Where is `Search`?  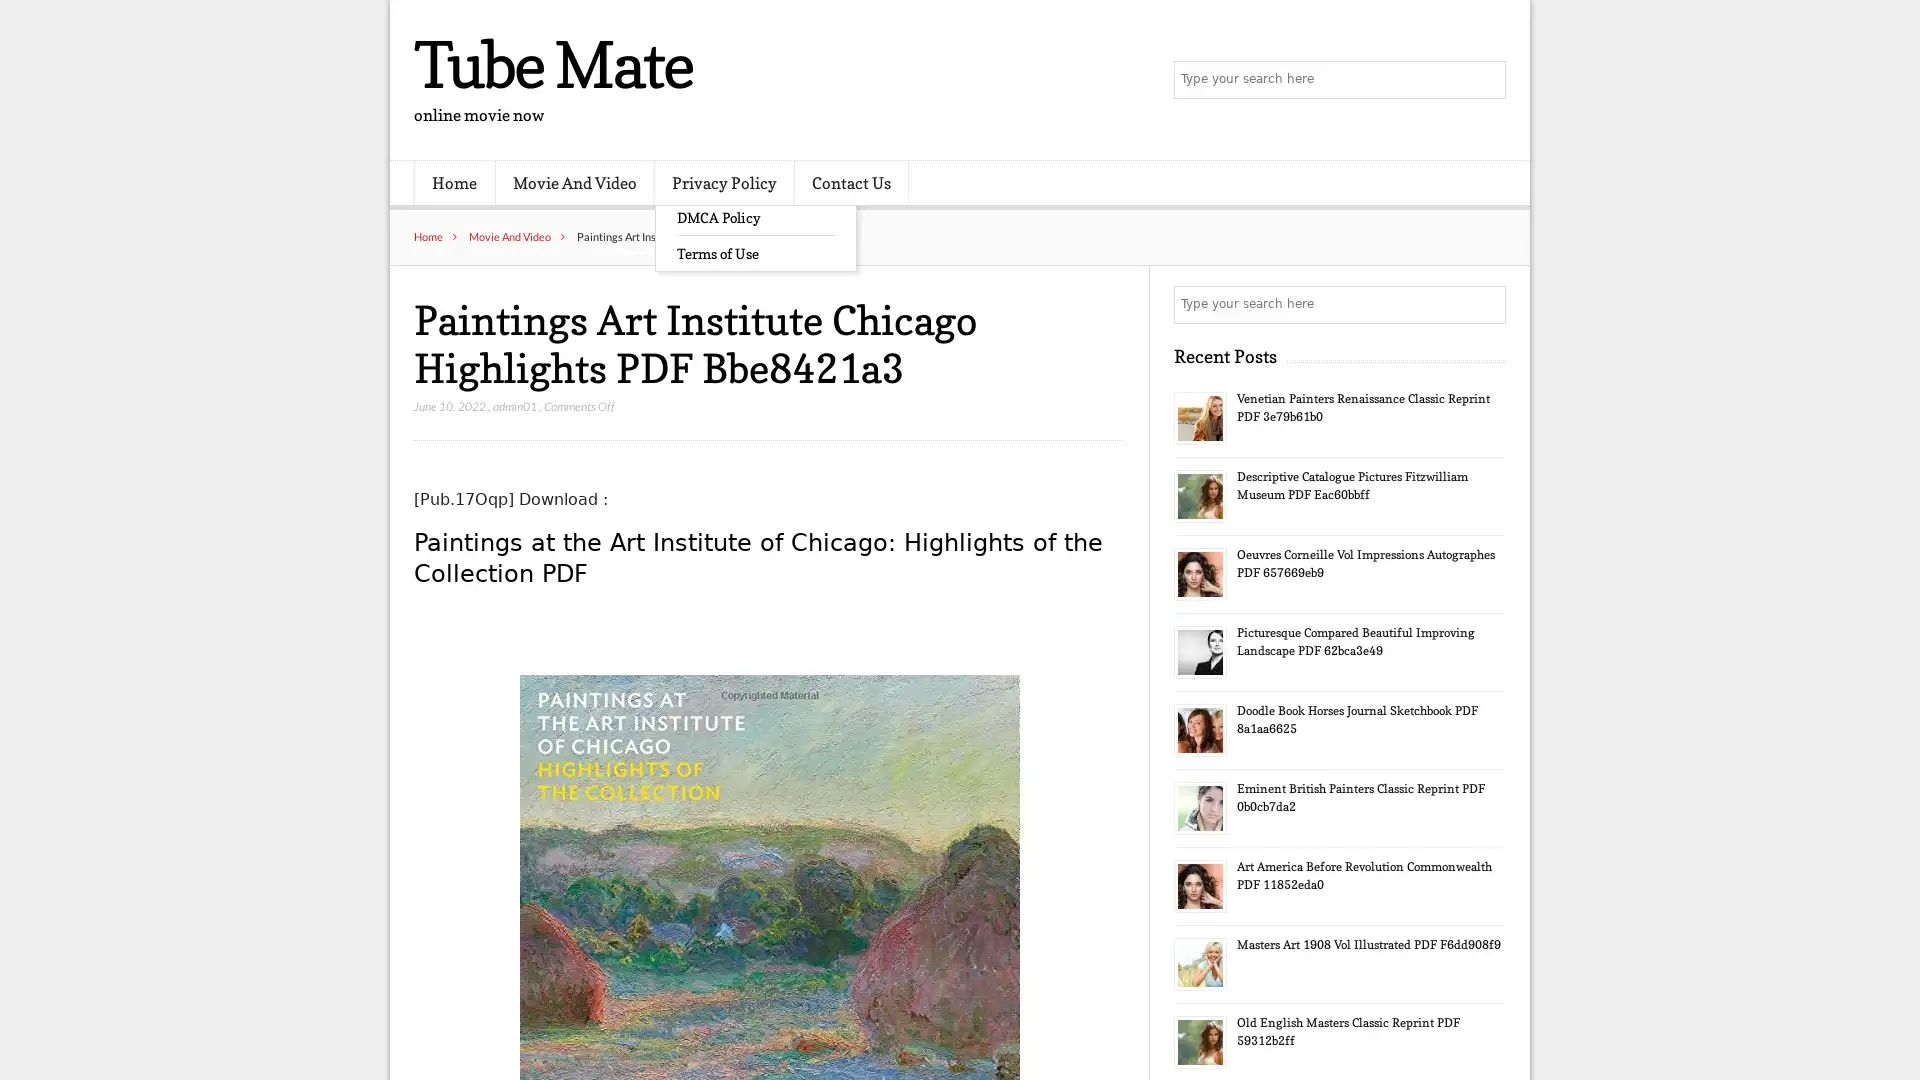
Search is located at coordinates (1485, 304).